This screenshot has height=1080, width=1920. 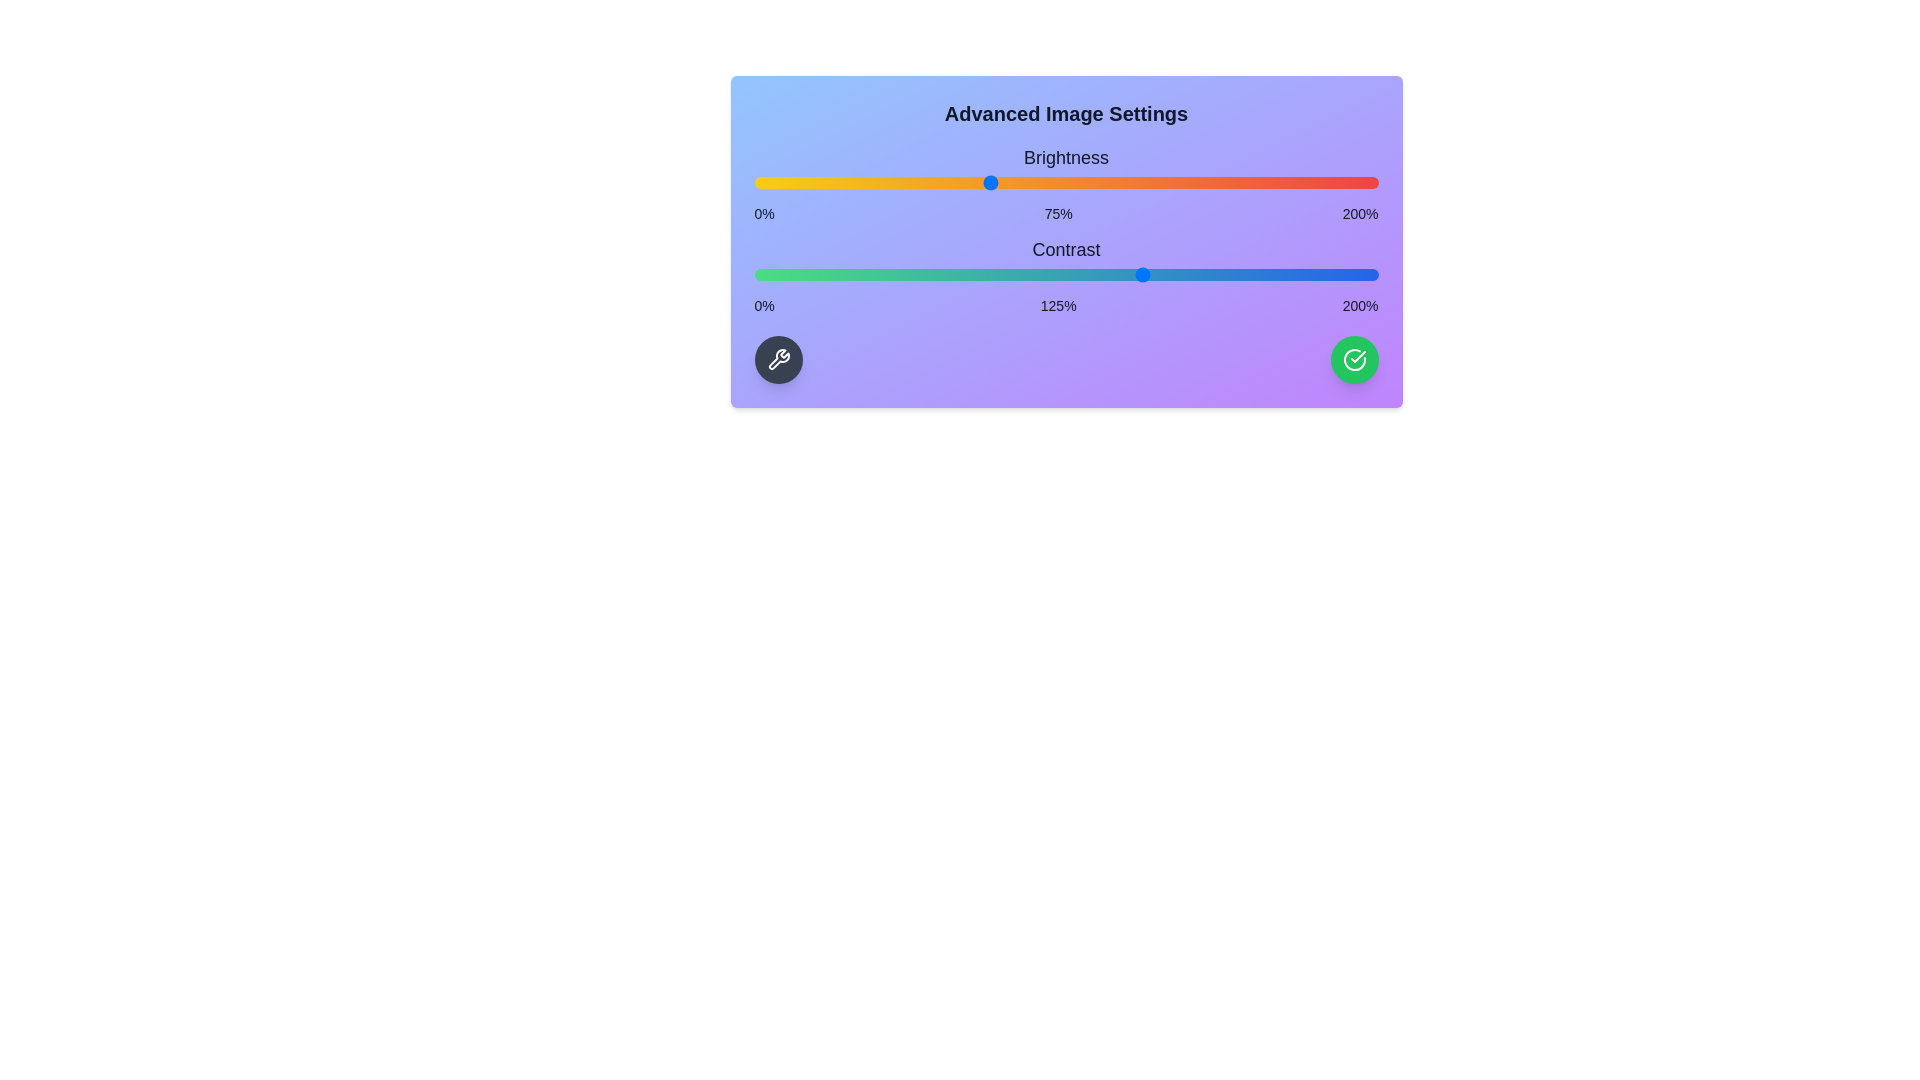 I want to click on the contrast slider to 172%, so click(x=1291, y=274).